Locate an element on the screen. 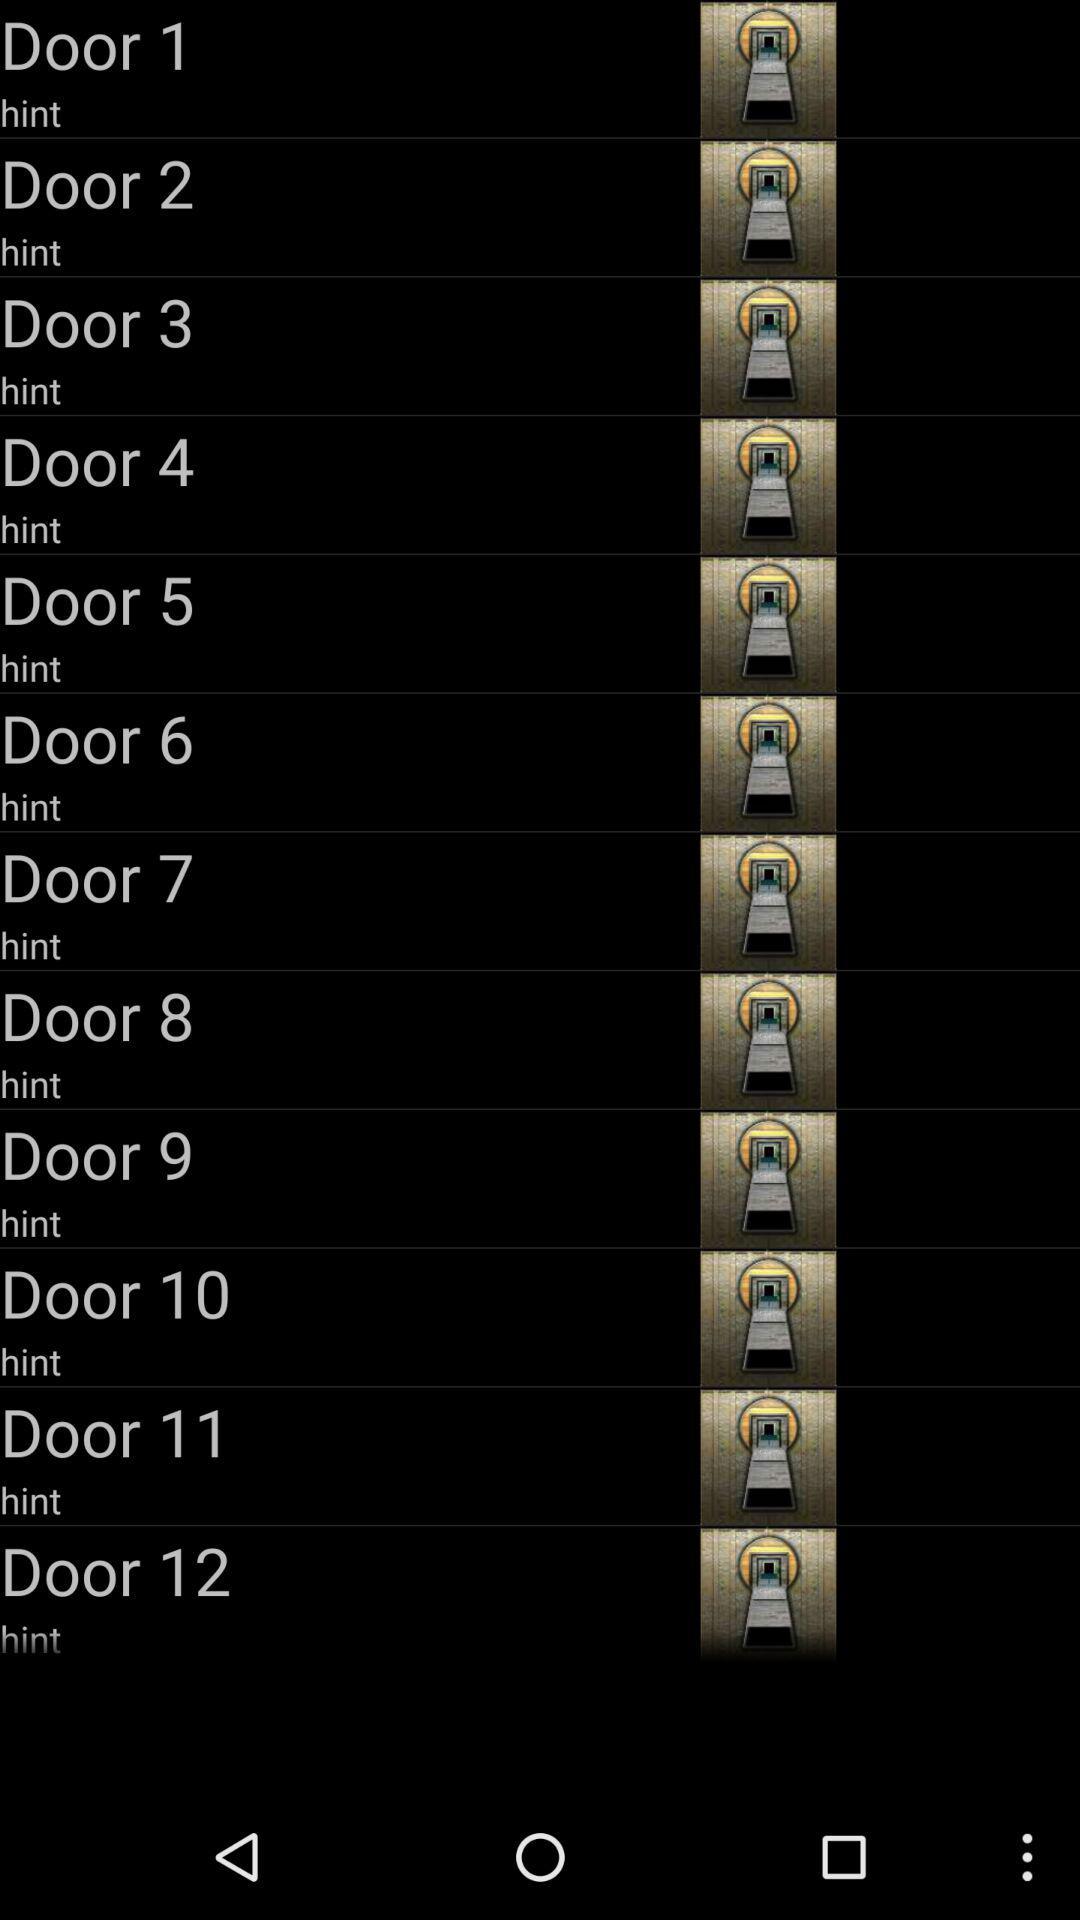  the door 7 item is located at coordinates (346, 876).